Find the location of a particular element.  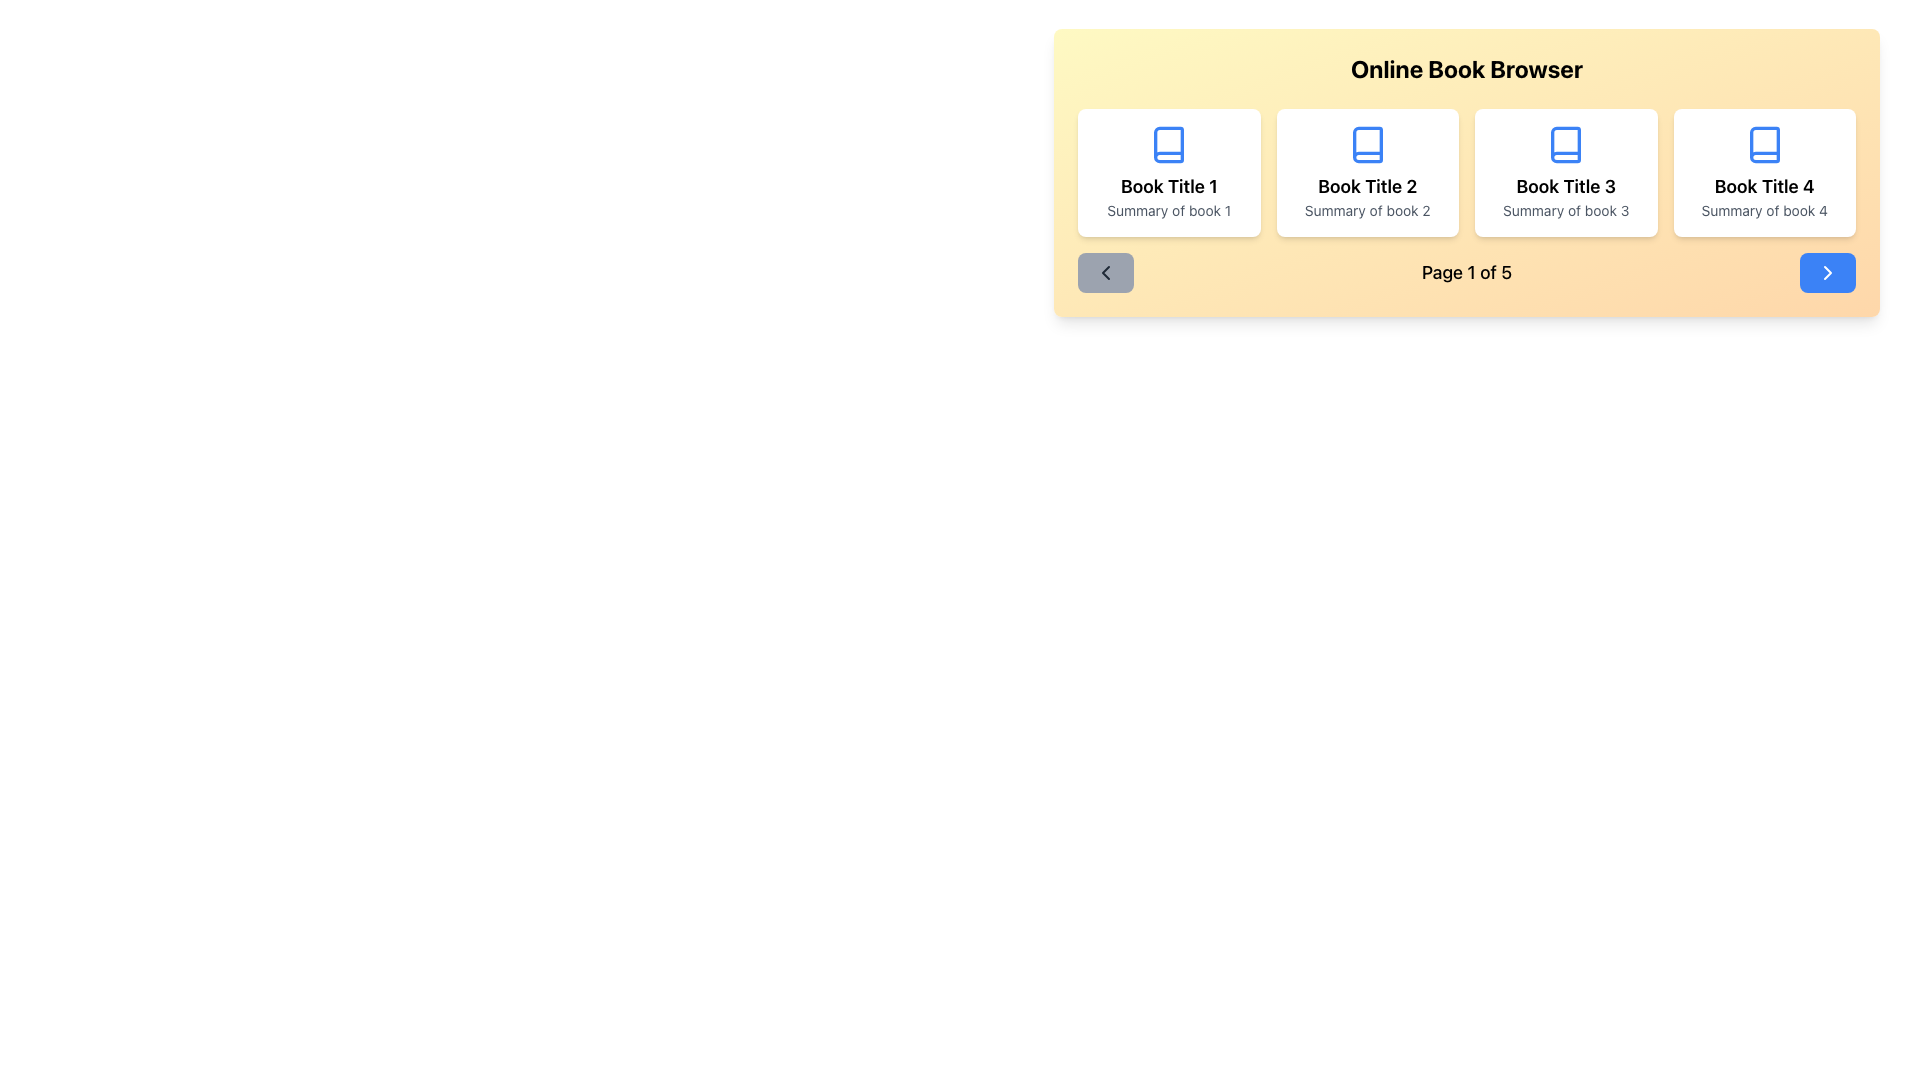

the leftmost navigation button in the bottom section is located at coordinates (1104, 273).